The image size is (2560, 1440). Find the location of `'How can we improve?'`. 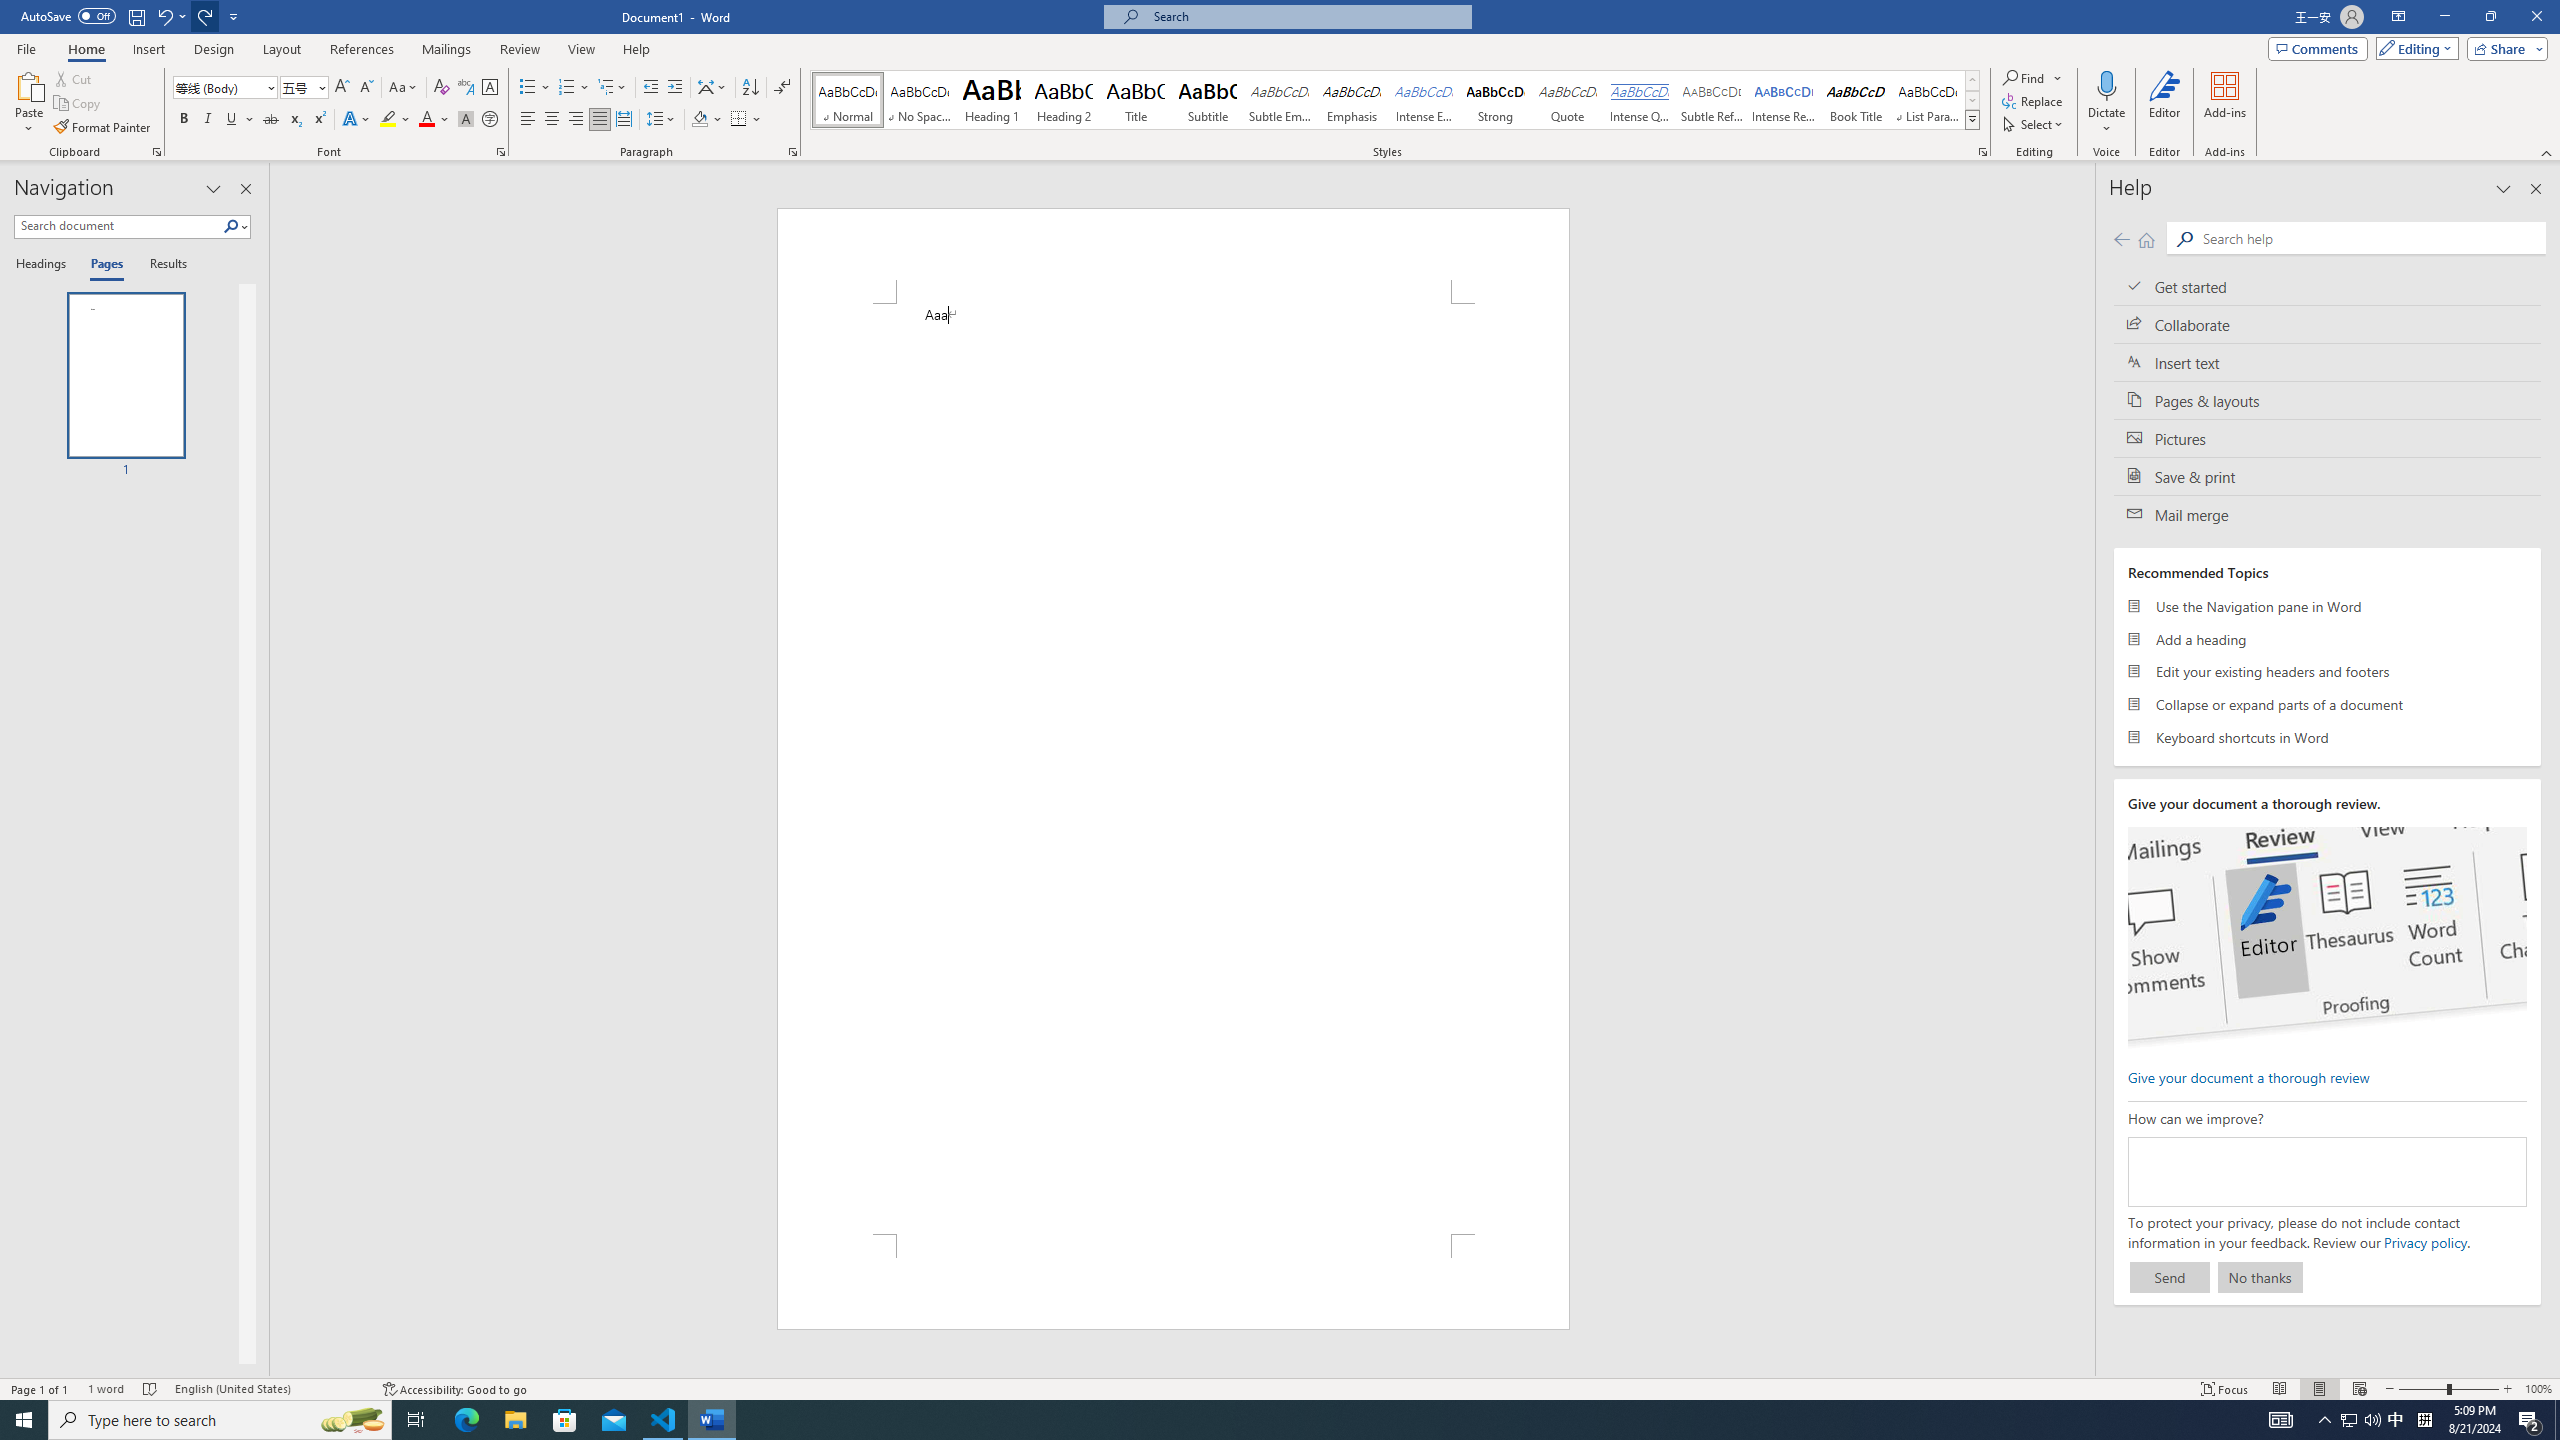

'How can we improve?' is located at coordinates (2327, 1171).